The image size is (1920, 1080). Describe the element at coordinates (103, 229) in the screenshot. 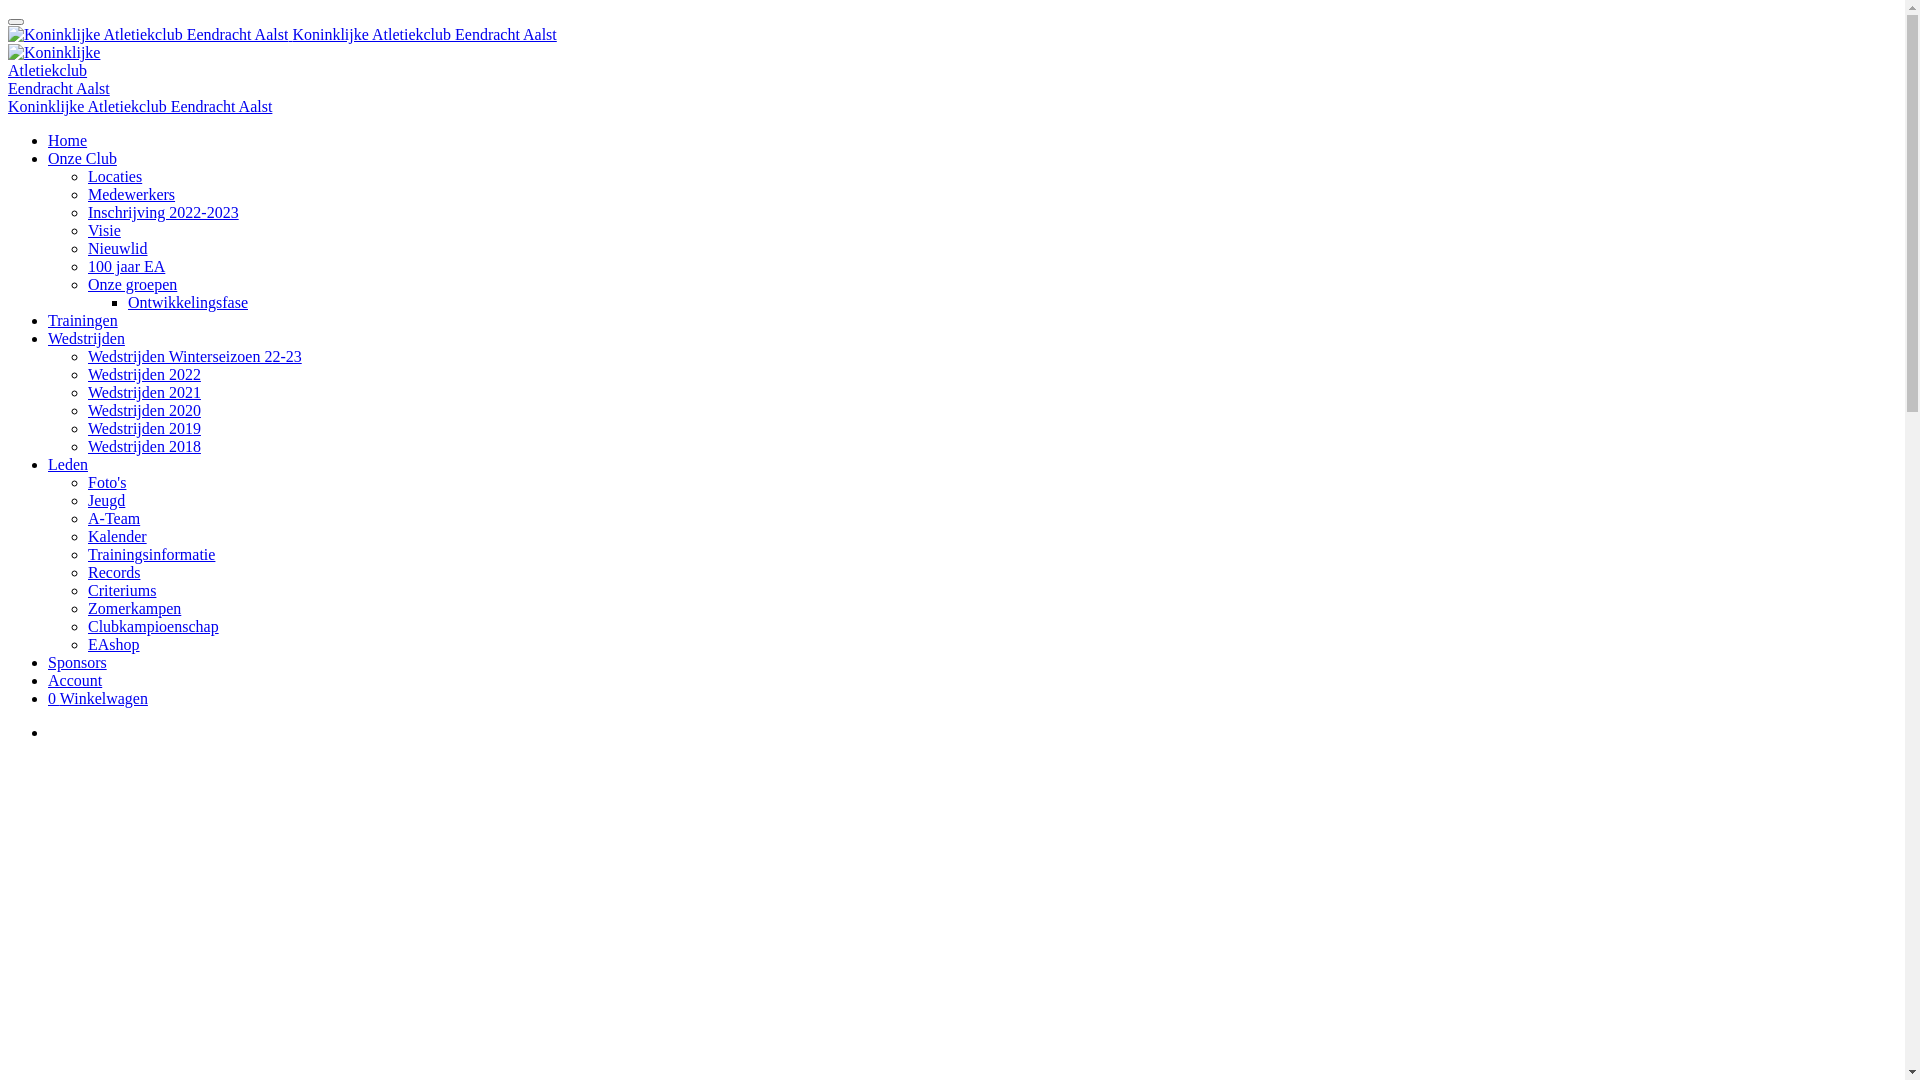

I see `'Visie'` at that location.